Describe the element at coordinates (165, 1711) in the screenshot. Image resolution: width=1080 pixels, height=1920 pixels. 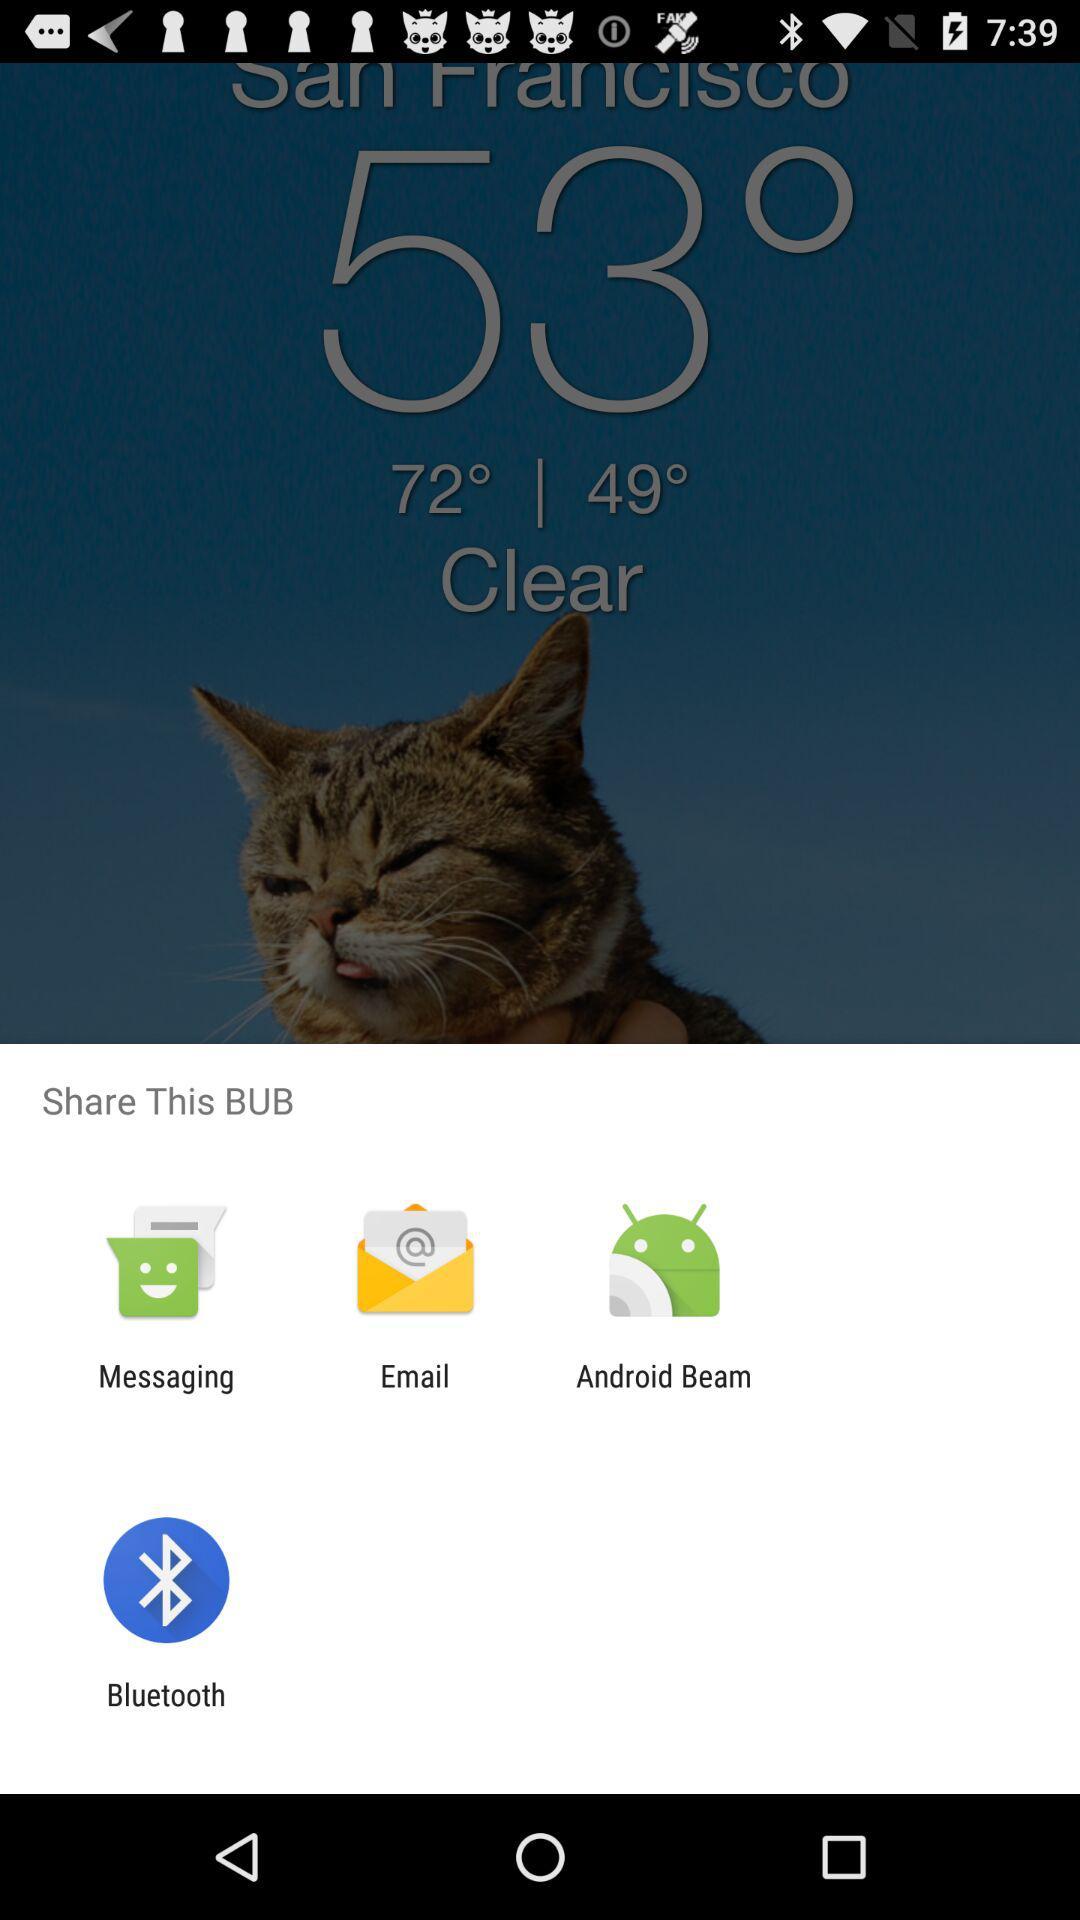
I see `the bluetooth` at that location.